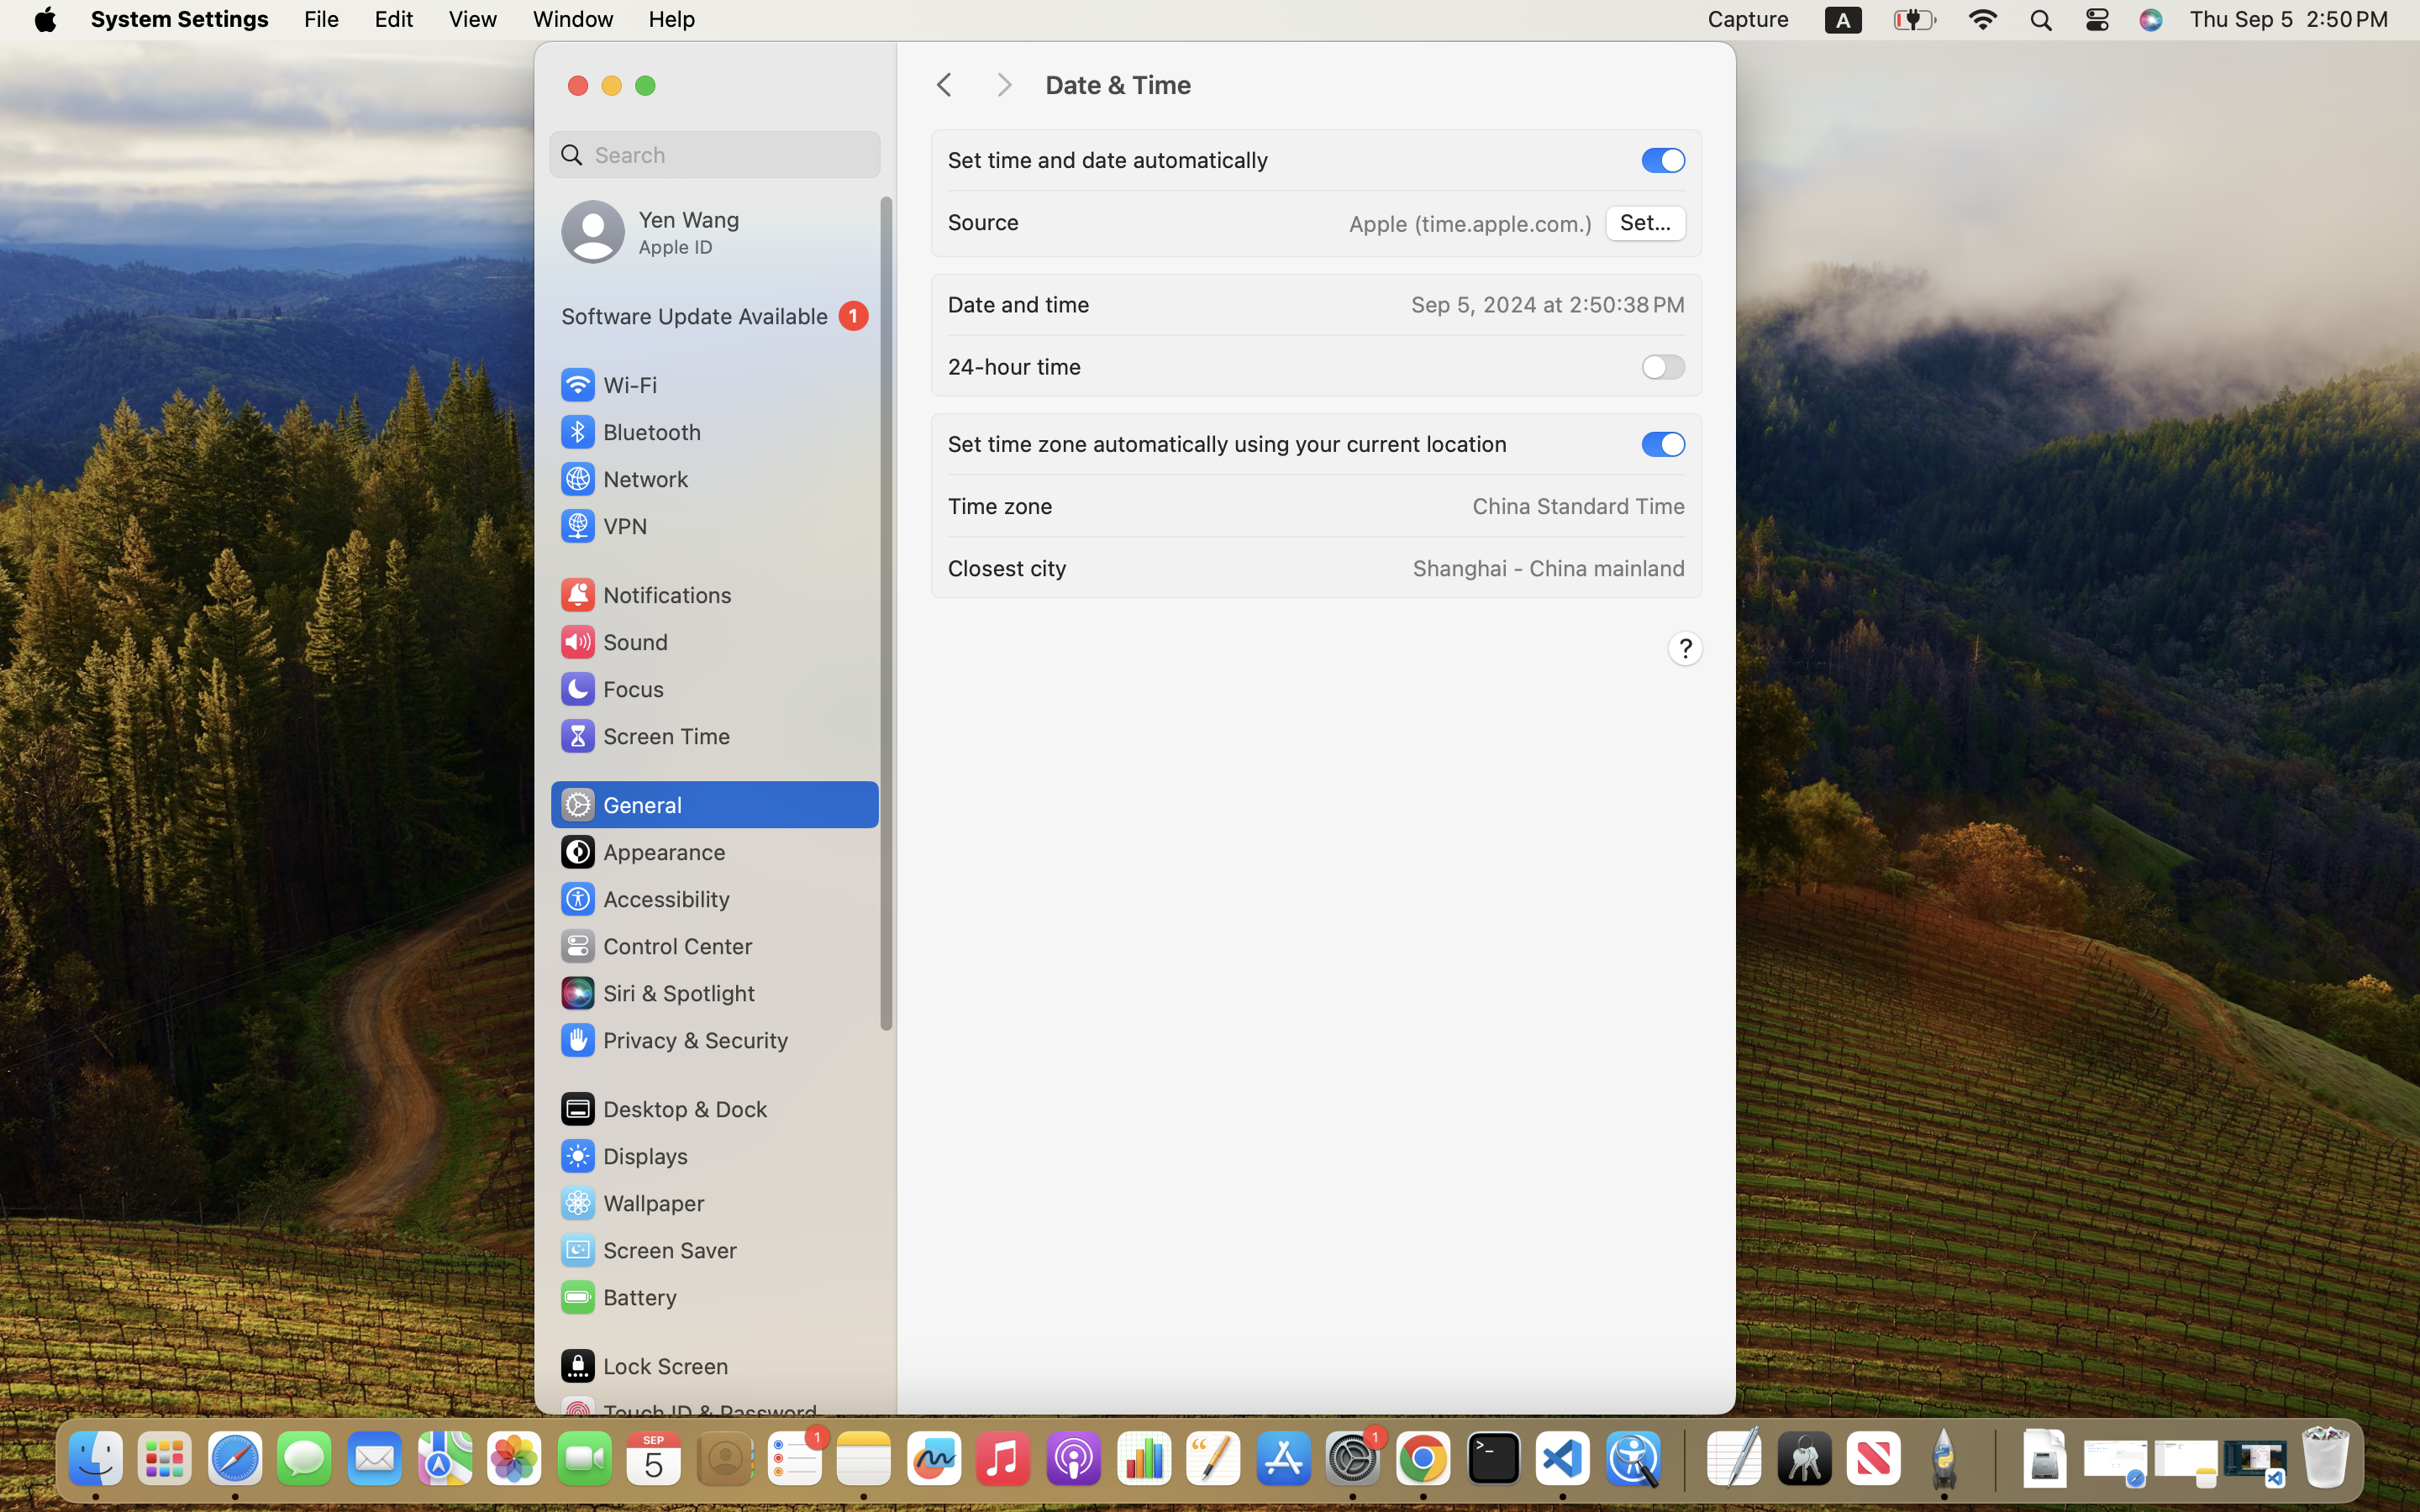  I want to click on 'Closest city', so click(1007, 568).